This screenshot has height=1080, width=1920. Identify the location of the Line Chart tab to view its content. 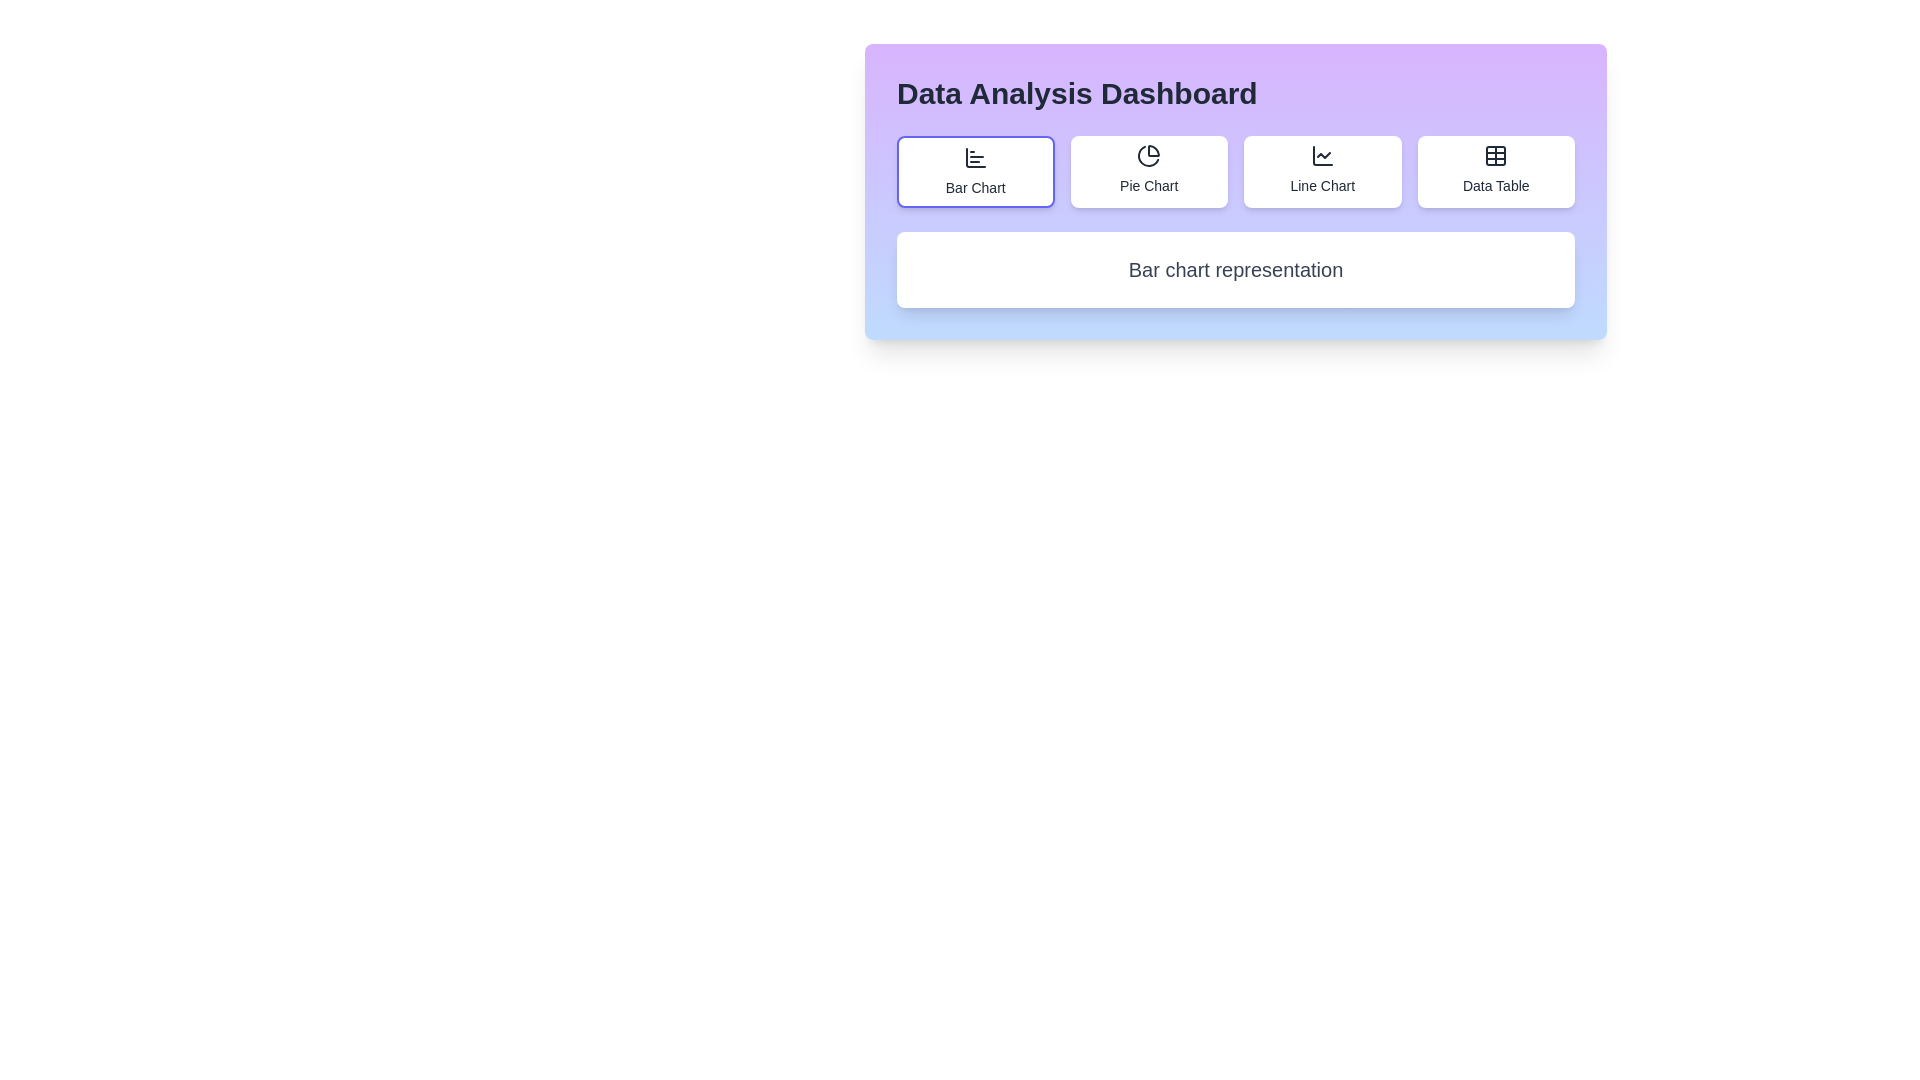
(1322, 171).